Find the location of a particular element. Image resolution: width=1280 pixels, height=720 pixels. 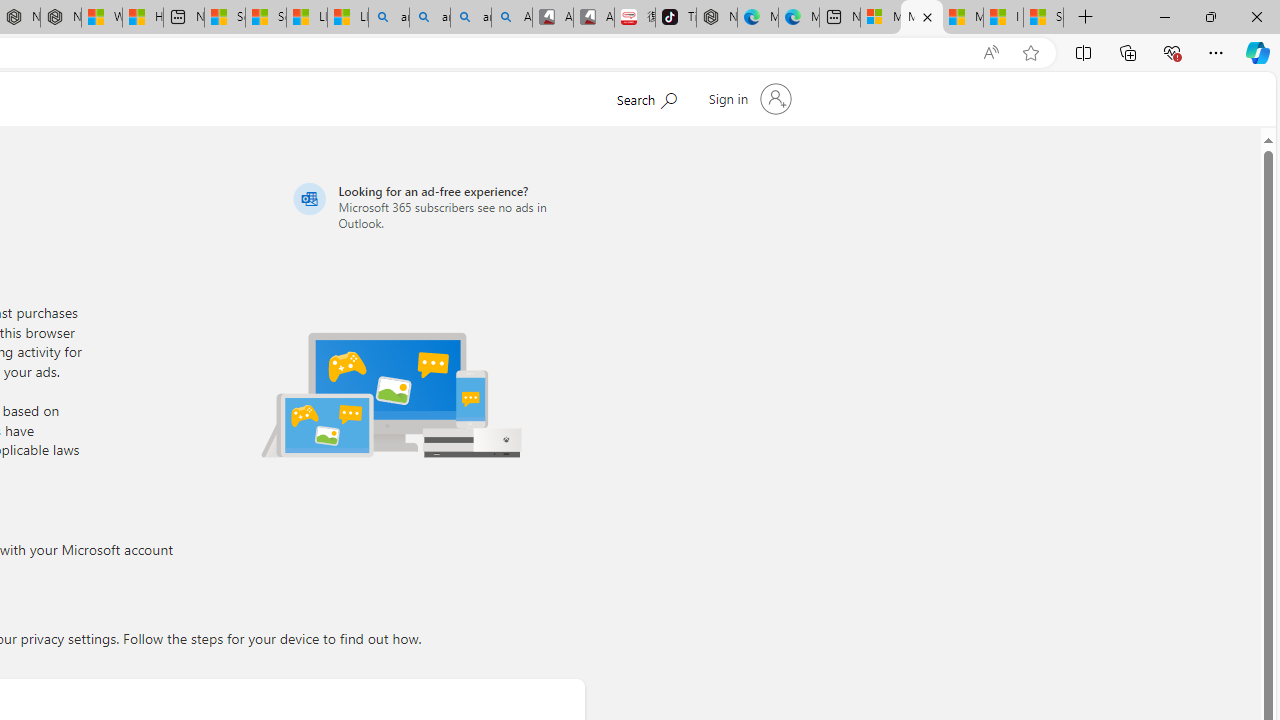

'Illustration of multiple devices' is located at coordinates (391, 394).